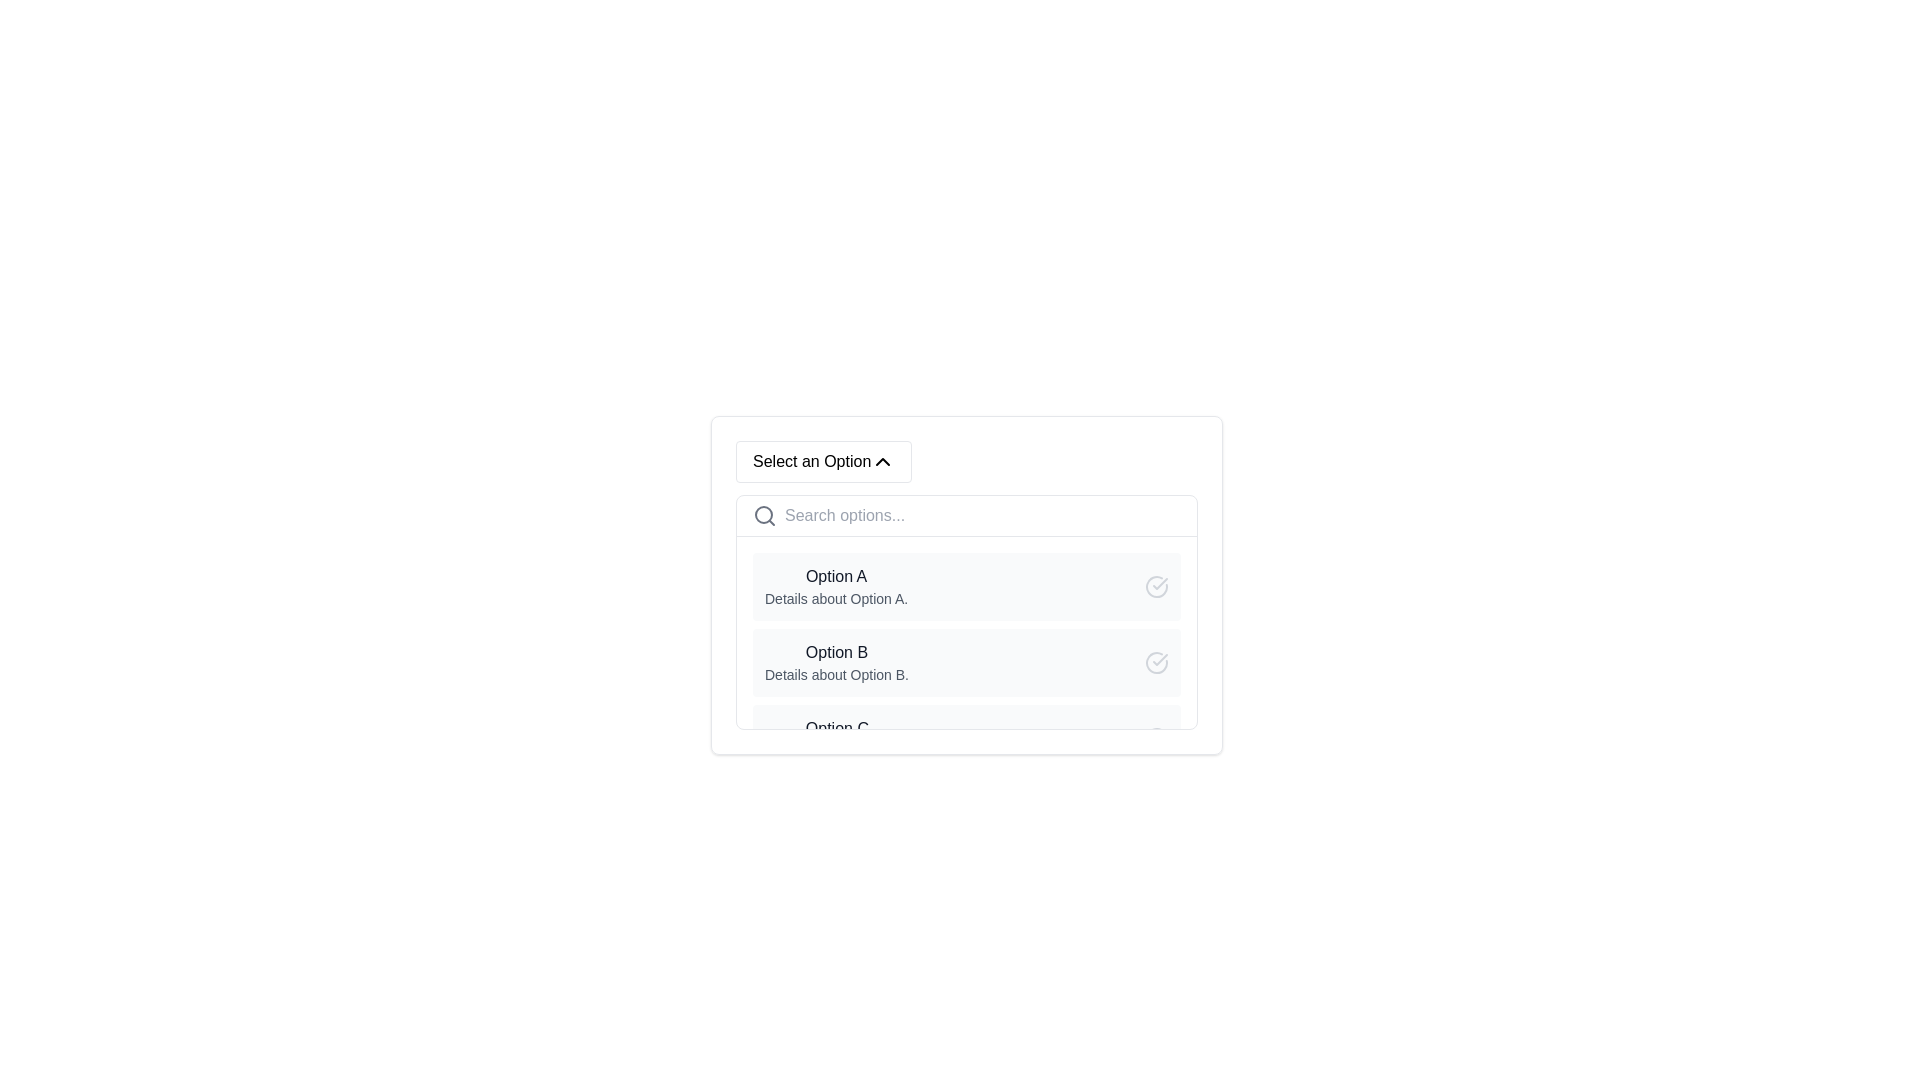  I want to click on the 'Option B' label, which is a bold dark gray text header within the second option of a dropdown component, so click(836, 652).